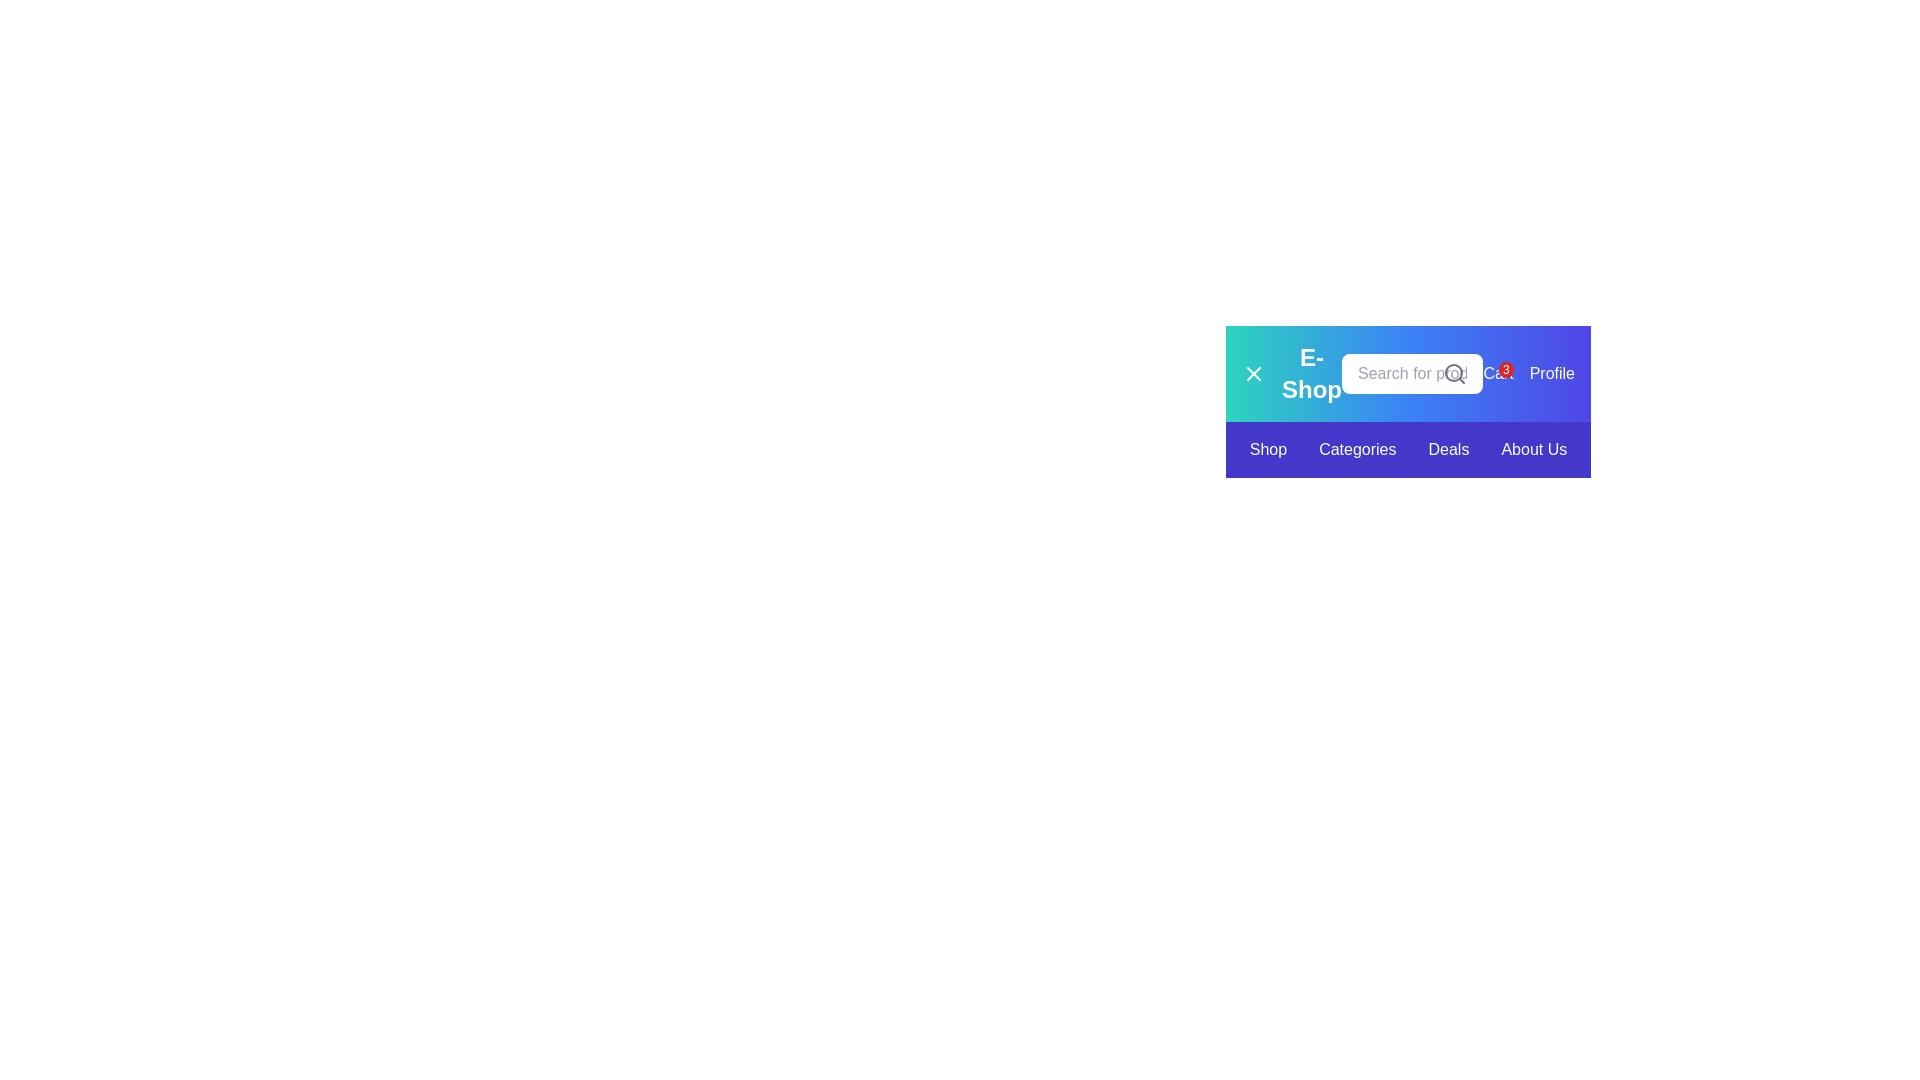 This screenshot has height=1080, width=1920. I want to click on the 'About Us' button in the navigation menu, which is the fourth item styled with a blue background and white text, so click(1533, 447).